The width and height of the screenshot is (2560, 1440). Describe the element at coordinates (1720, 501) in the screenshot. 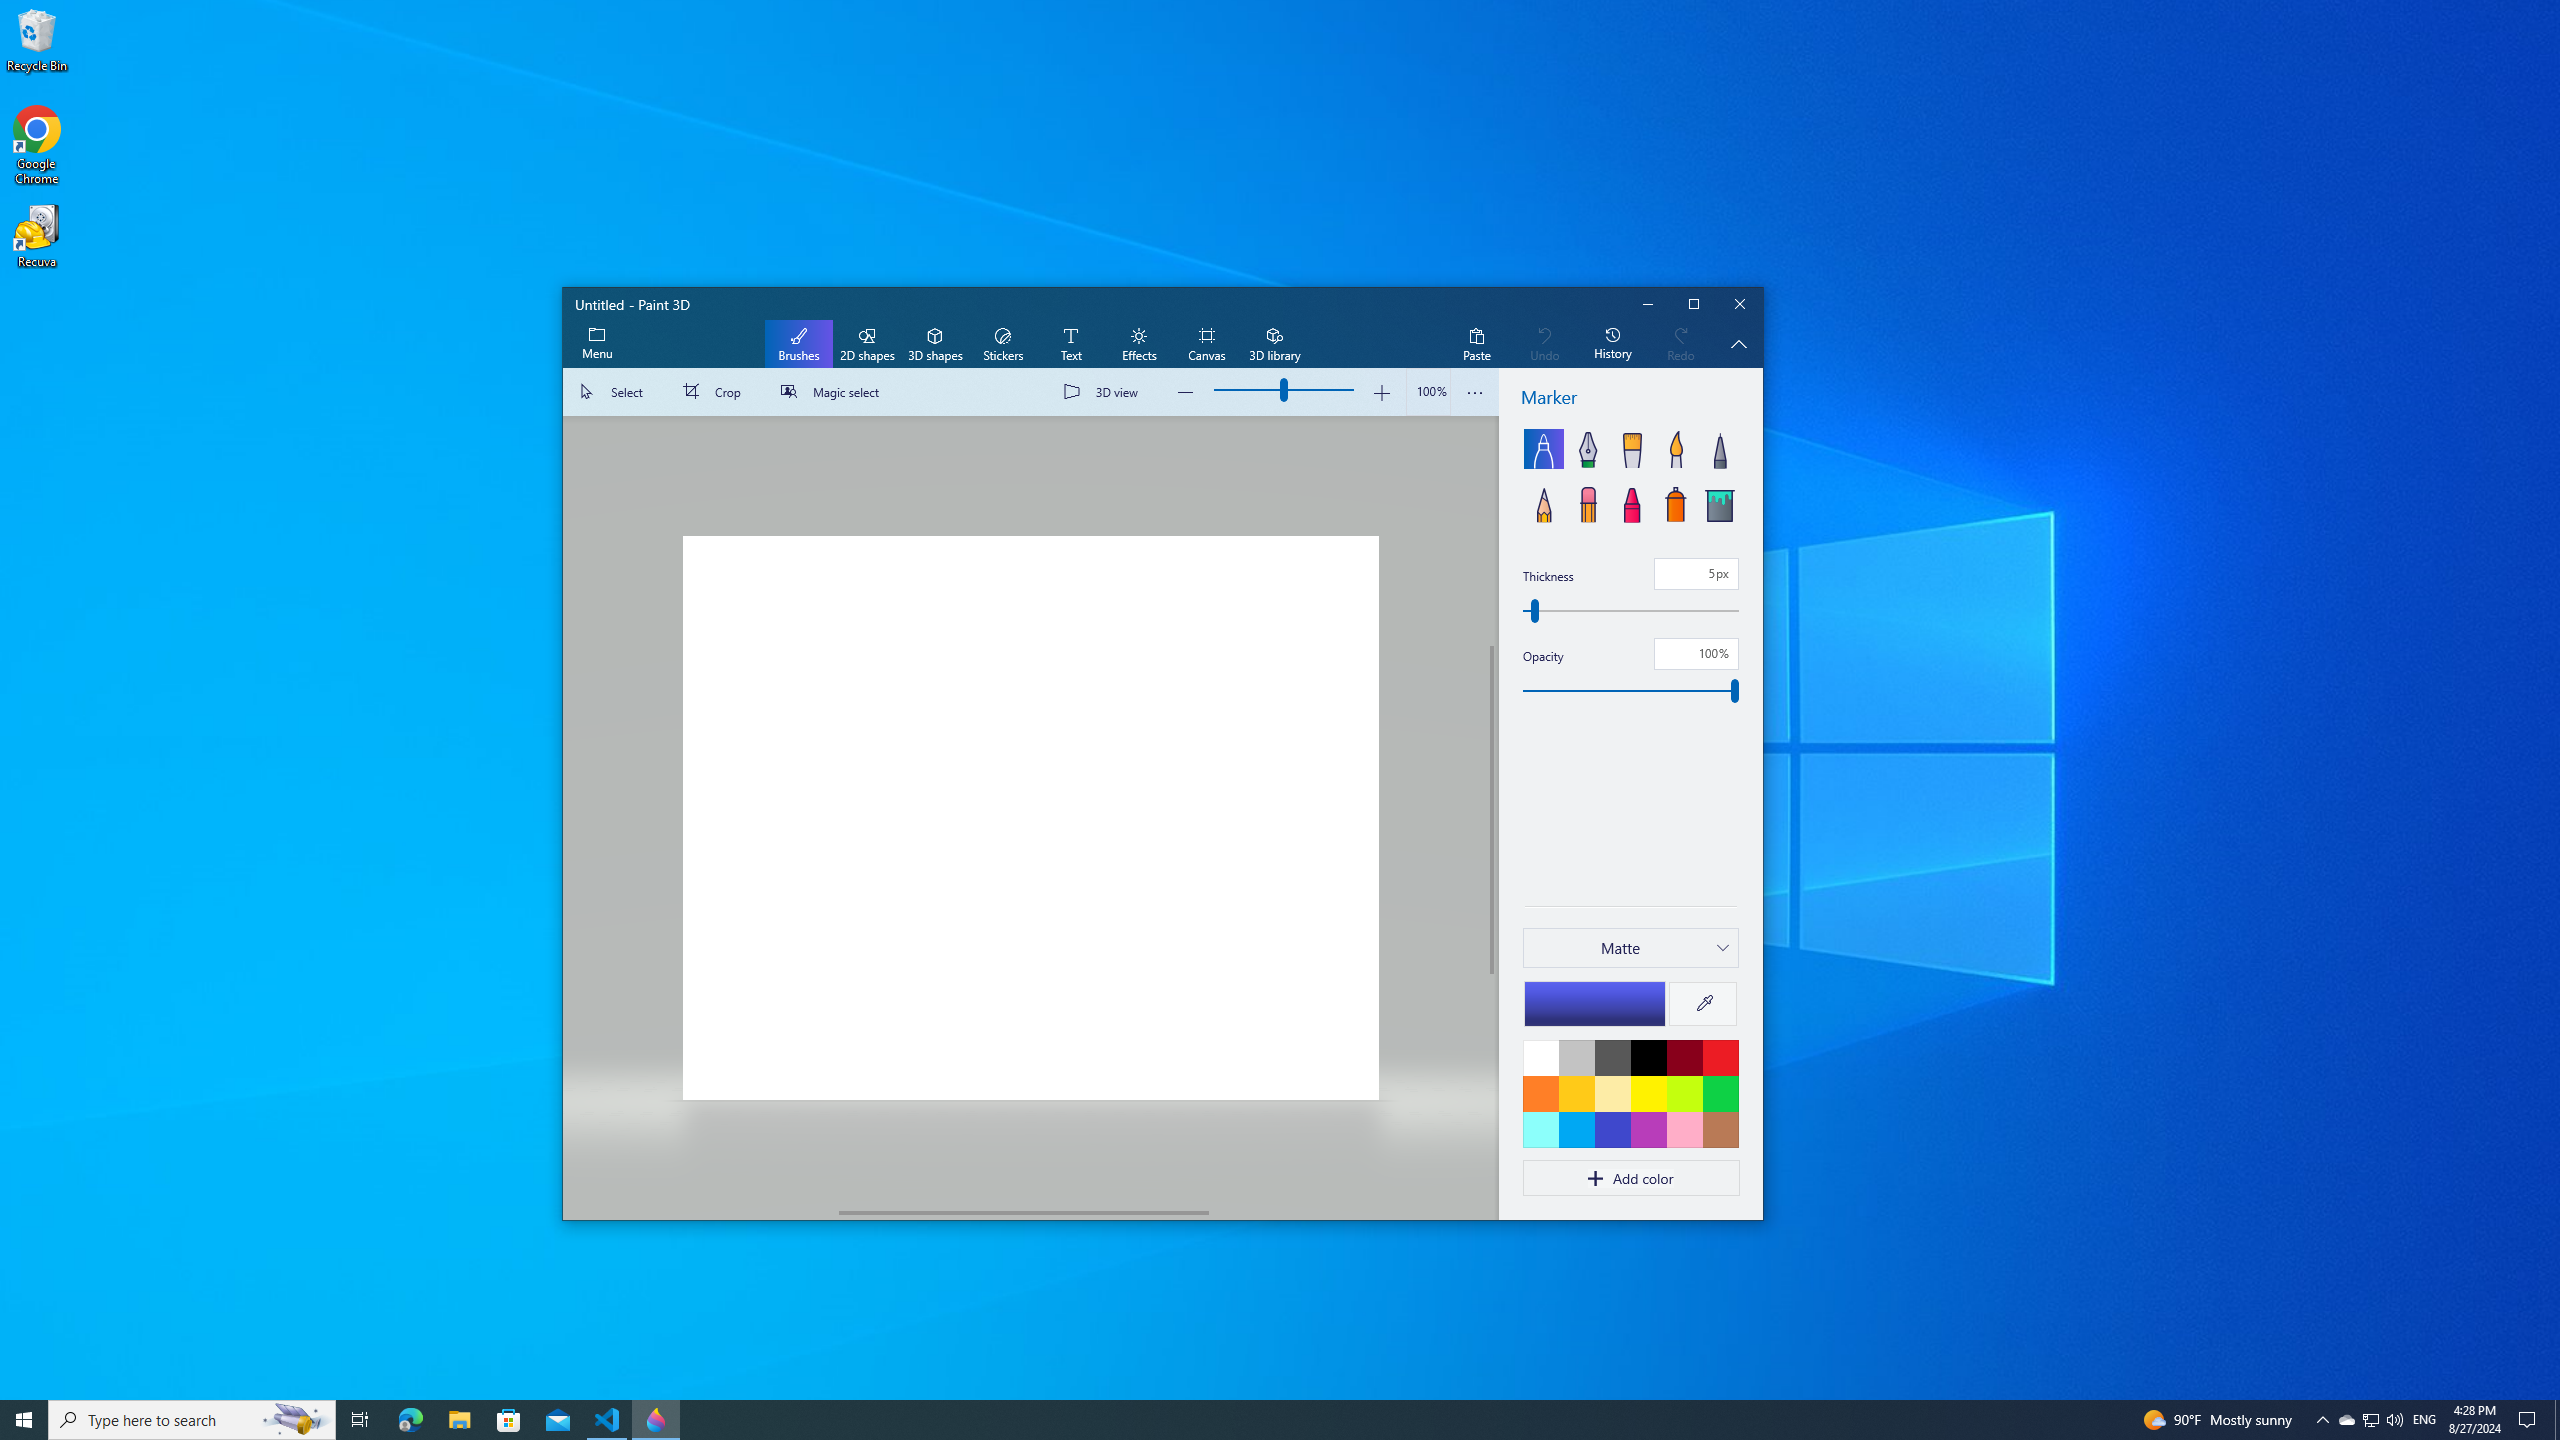

I see `'Fill'` at that location.